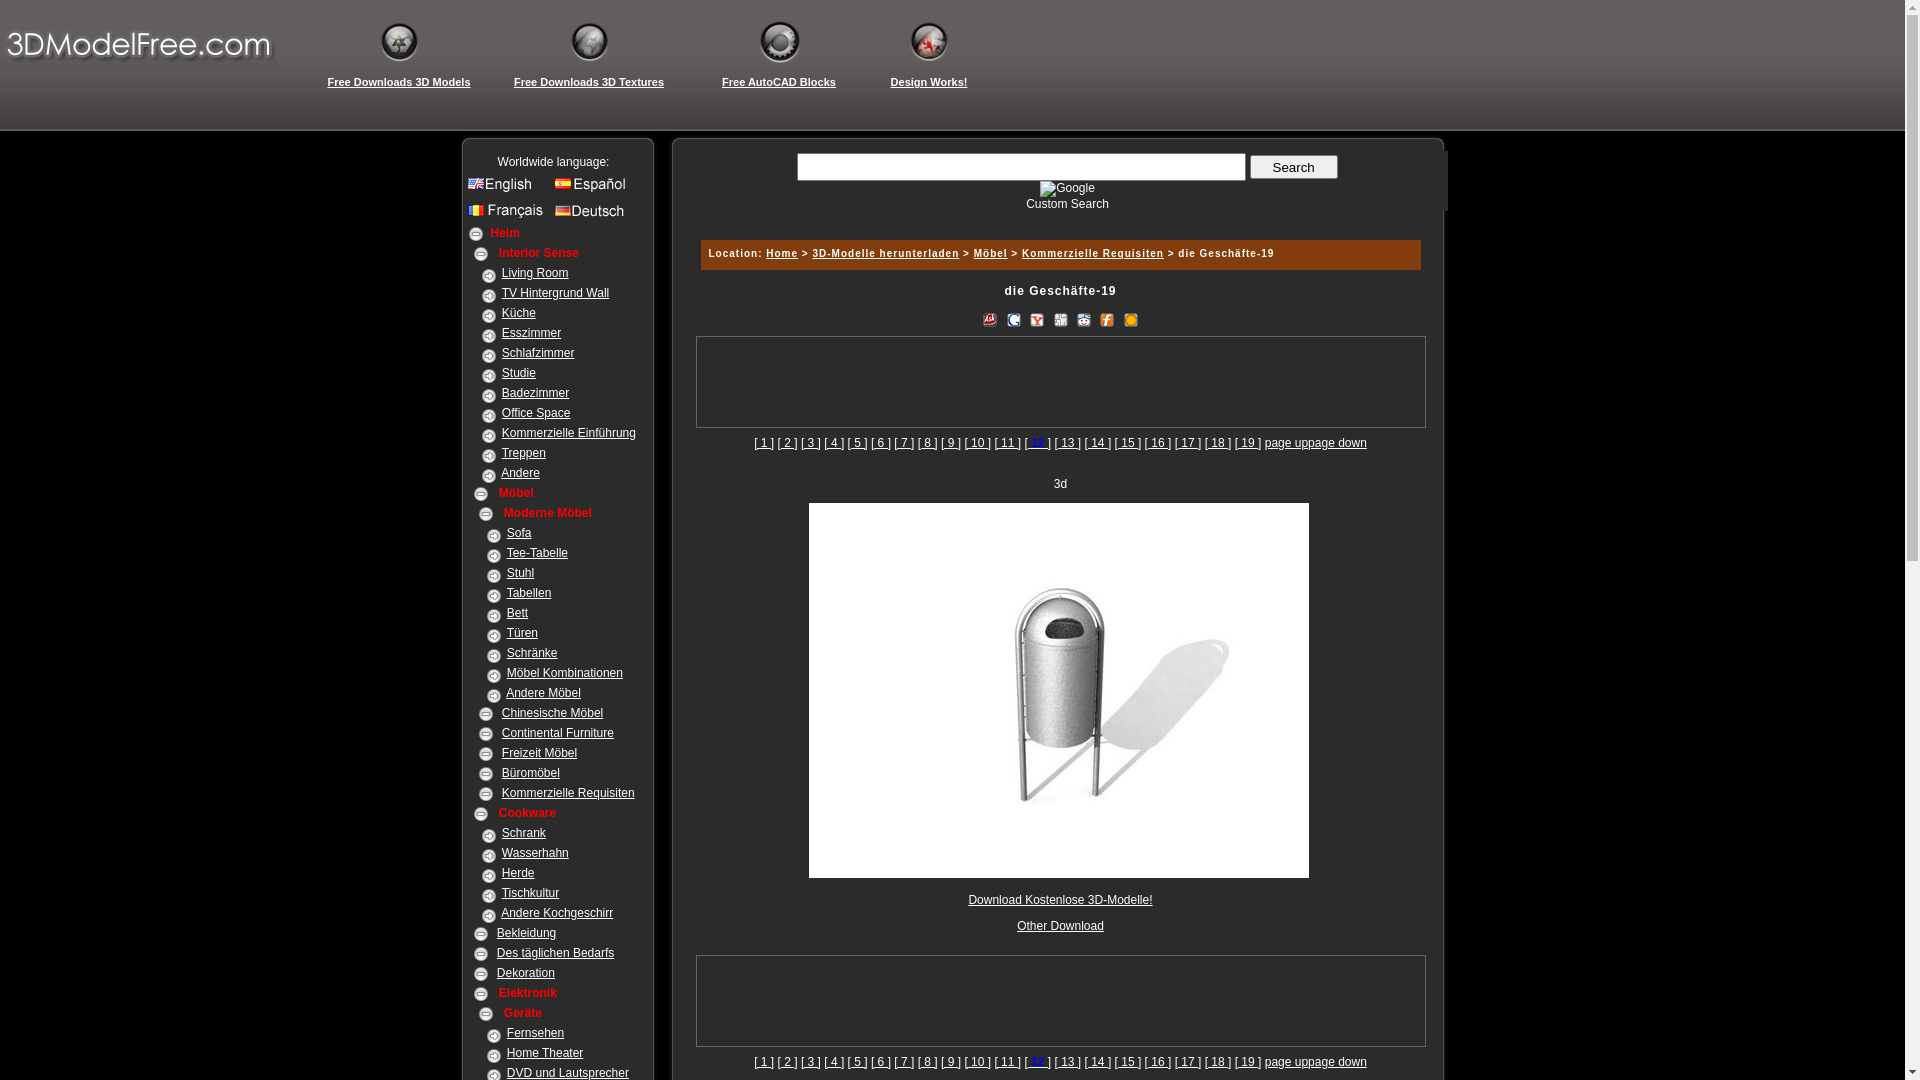 The image size is (1920, 1080). I want to click on 'ABookmark  To Furl', so click(1106, 318).